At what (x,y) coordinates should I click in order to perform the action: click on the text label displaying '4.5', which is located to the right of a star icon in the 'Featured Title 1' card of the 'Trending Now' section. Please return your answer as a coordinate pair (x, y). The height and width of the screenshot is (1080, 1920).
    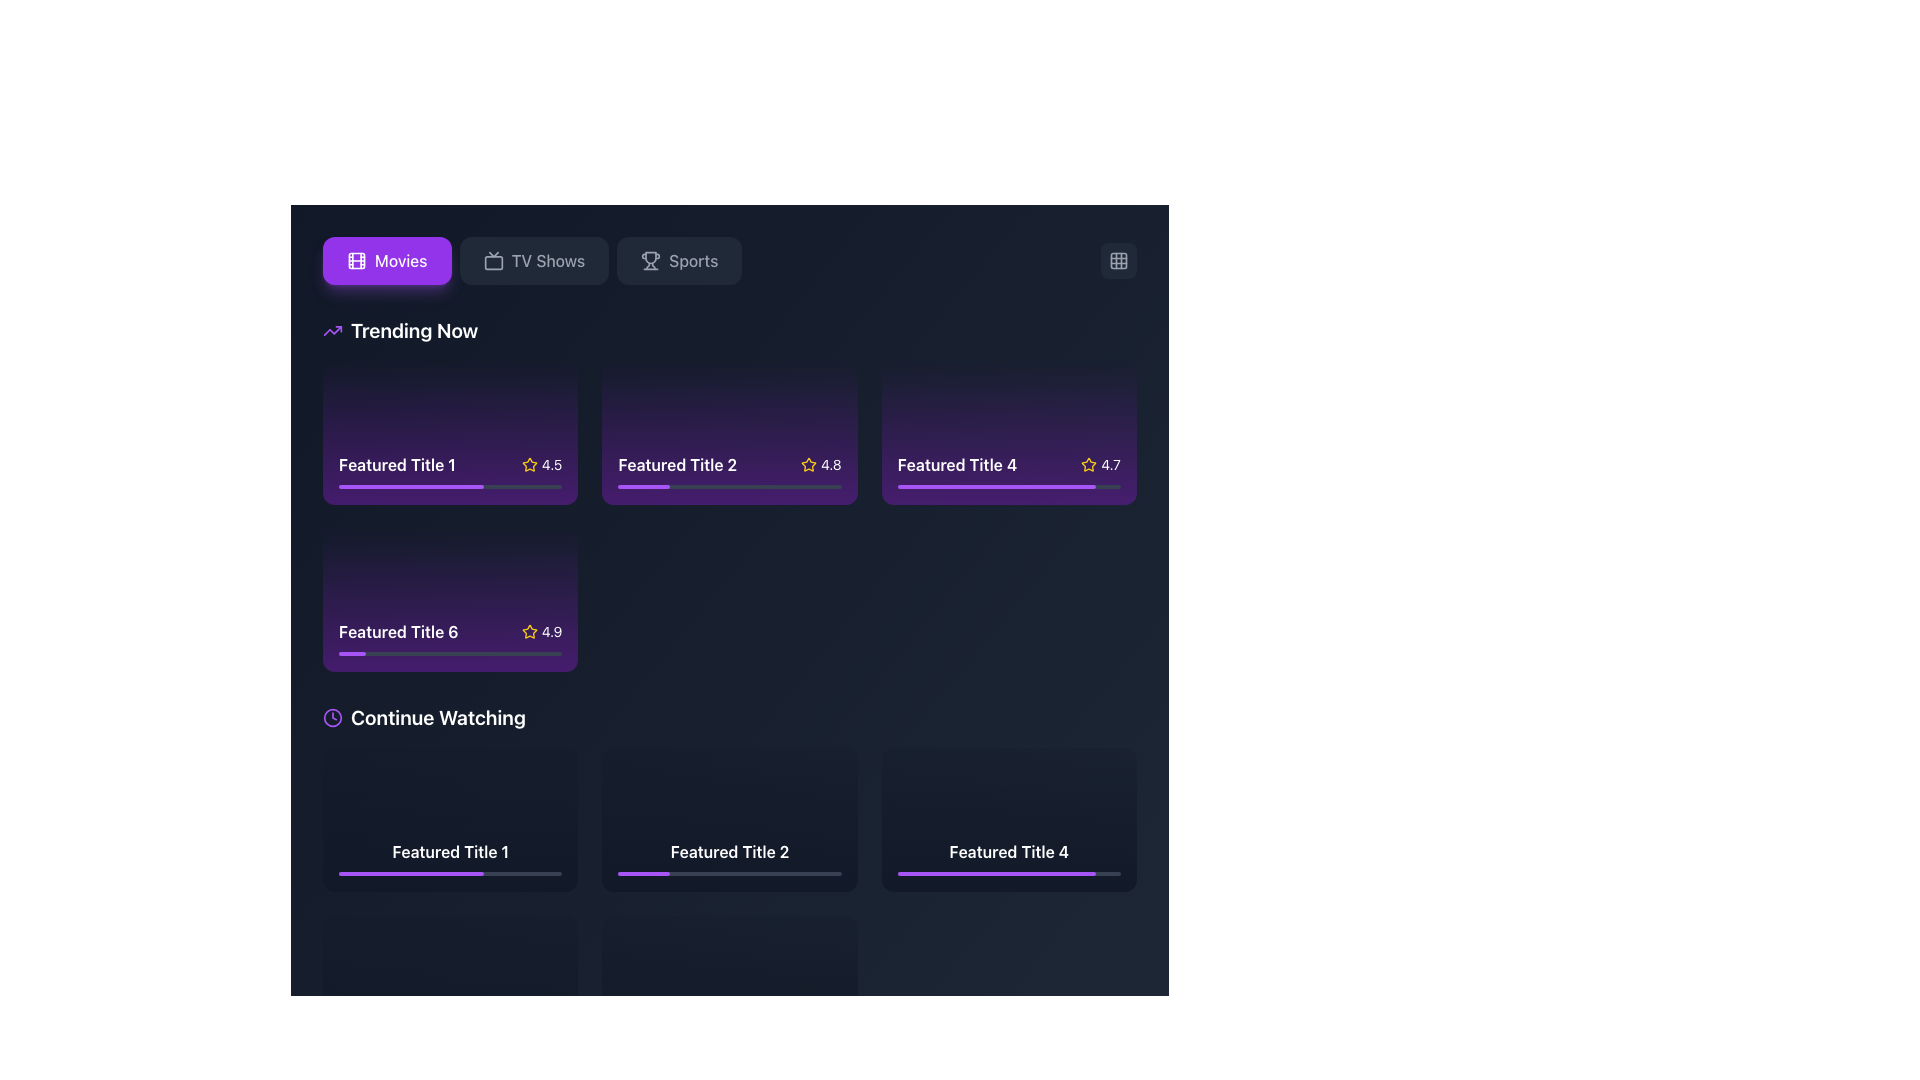
    Looking at the image, I should click on (552, 464).